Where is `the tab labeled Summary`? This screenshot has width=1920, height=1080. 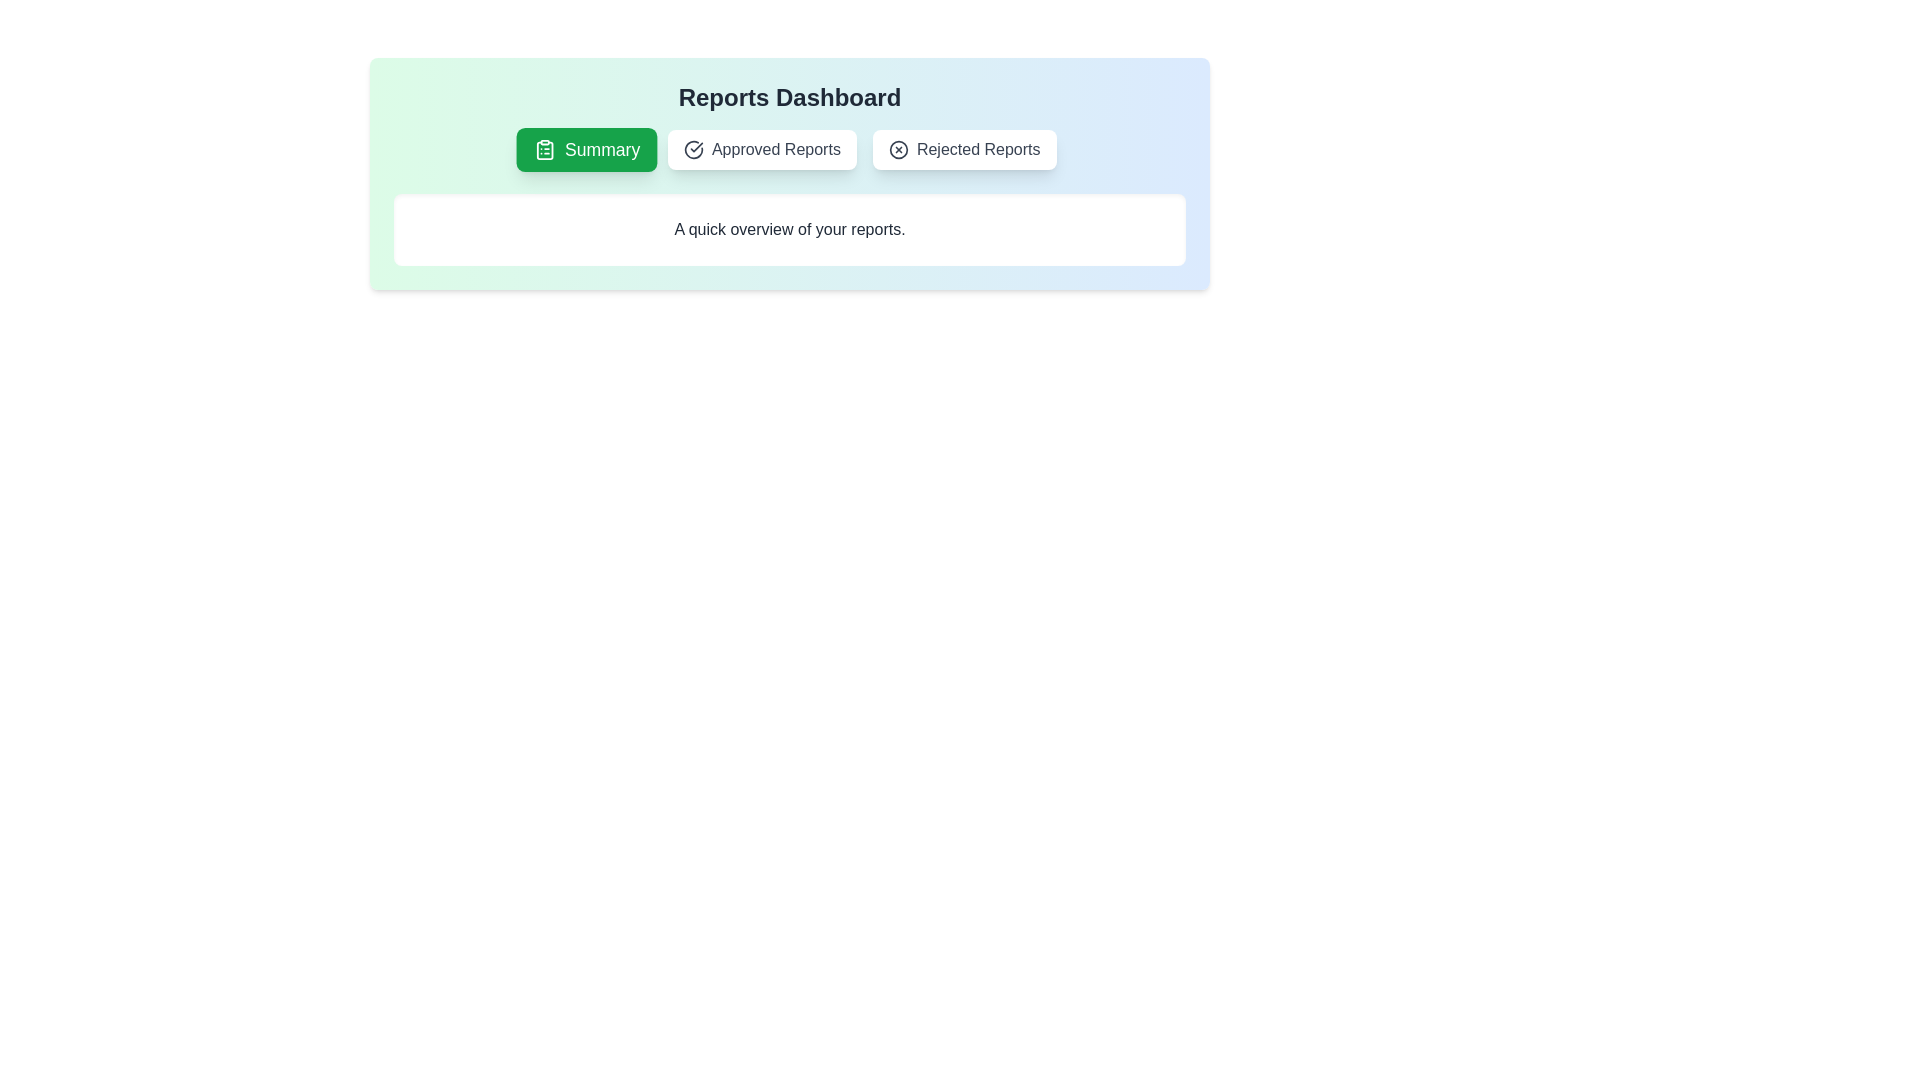
the tab labeled Summary is located at coordinates (586, 149).